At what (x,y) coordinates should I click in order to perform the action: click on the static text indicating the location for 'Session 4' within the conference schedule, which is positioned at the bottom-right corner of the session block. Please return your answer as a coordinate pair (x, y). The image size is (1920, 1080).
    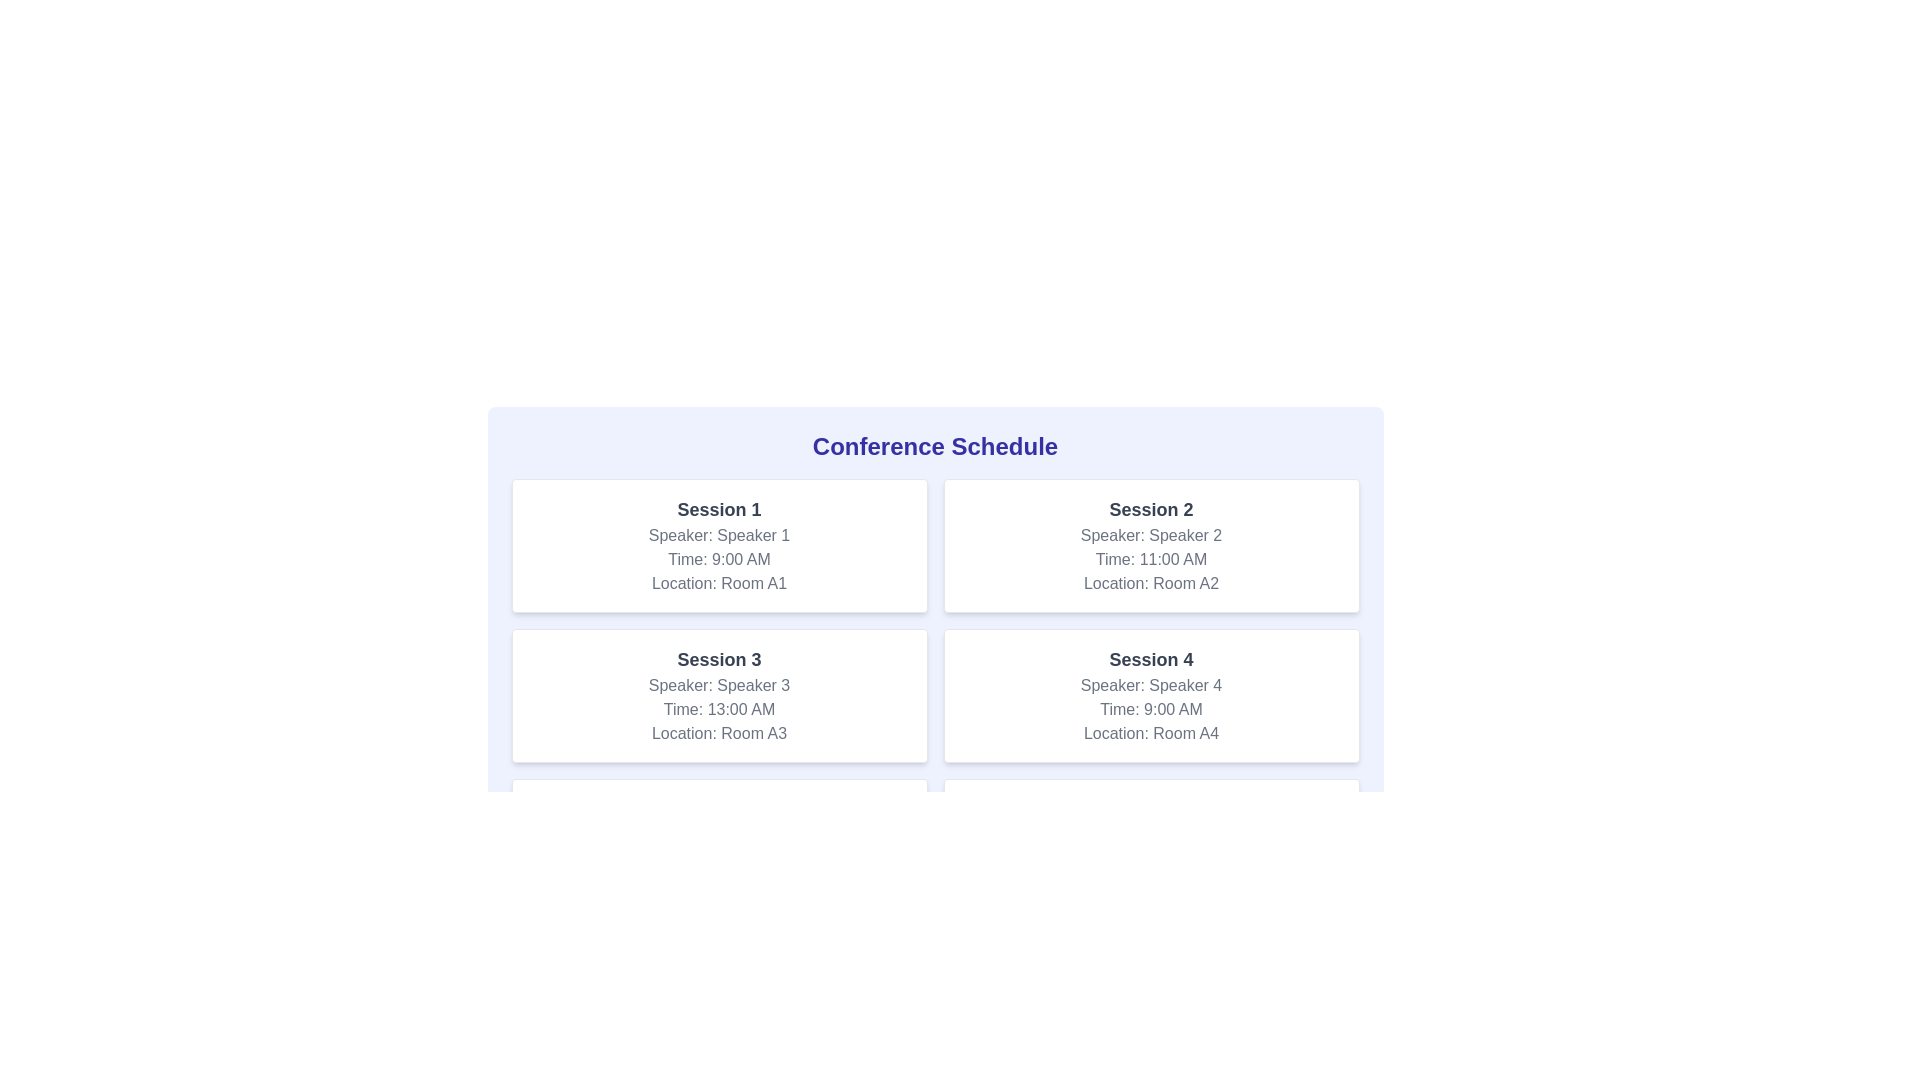
    Looking at the image, I should click on (1151, 733).